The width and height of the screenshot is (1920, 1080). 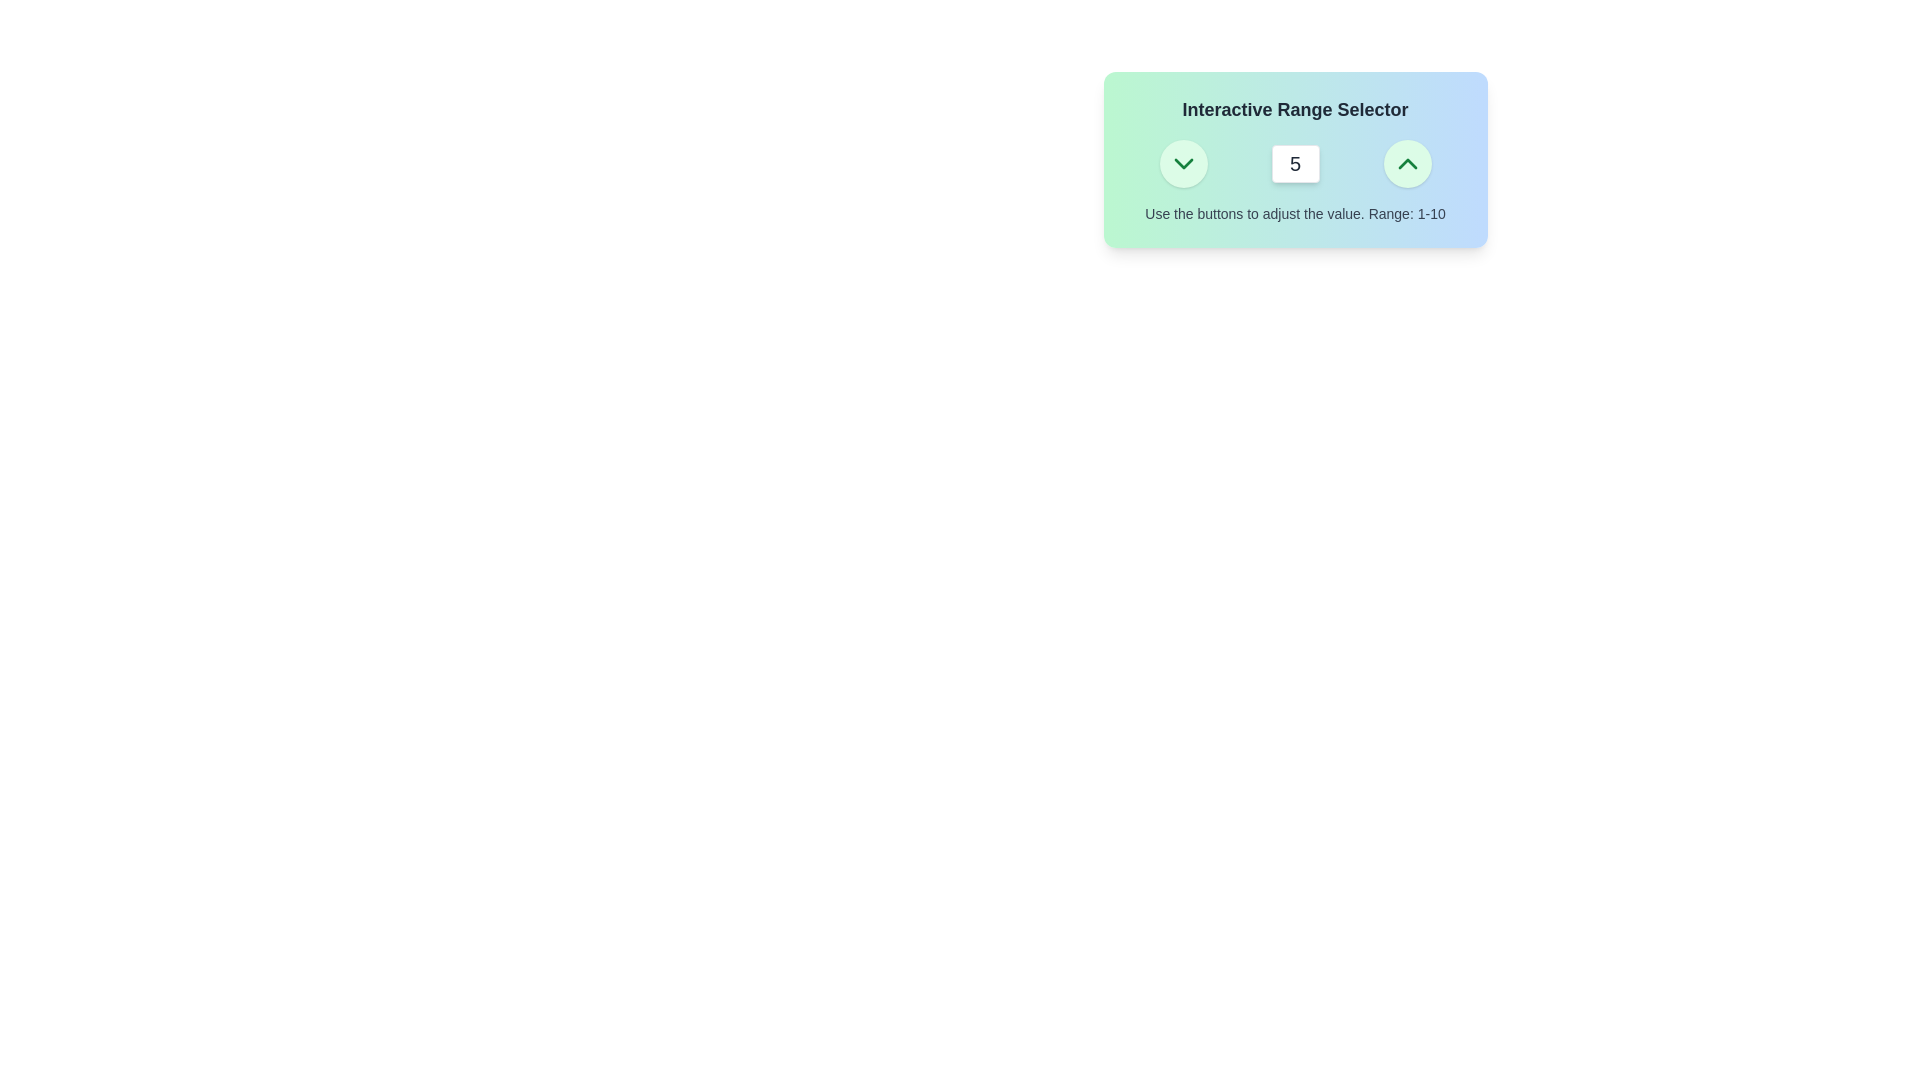 I want to click on the icon on the left side of the range adjustment panel to decrease the numerical value associated with the range selector, so click(x=1183, y=163).